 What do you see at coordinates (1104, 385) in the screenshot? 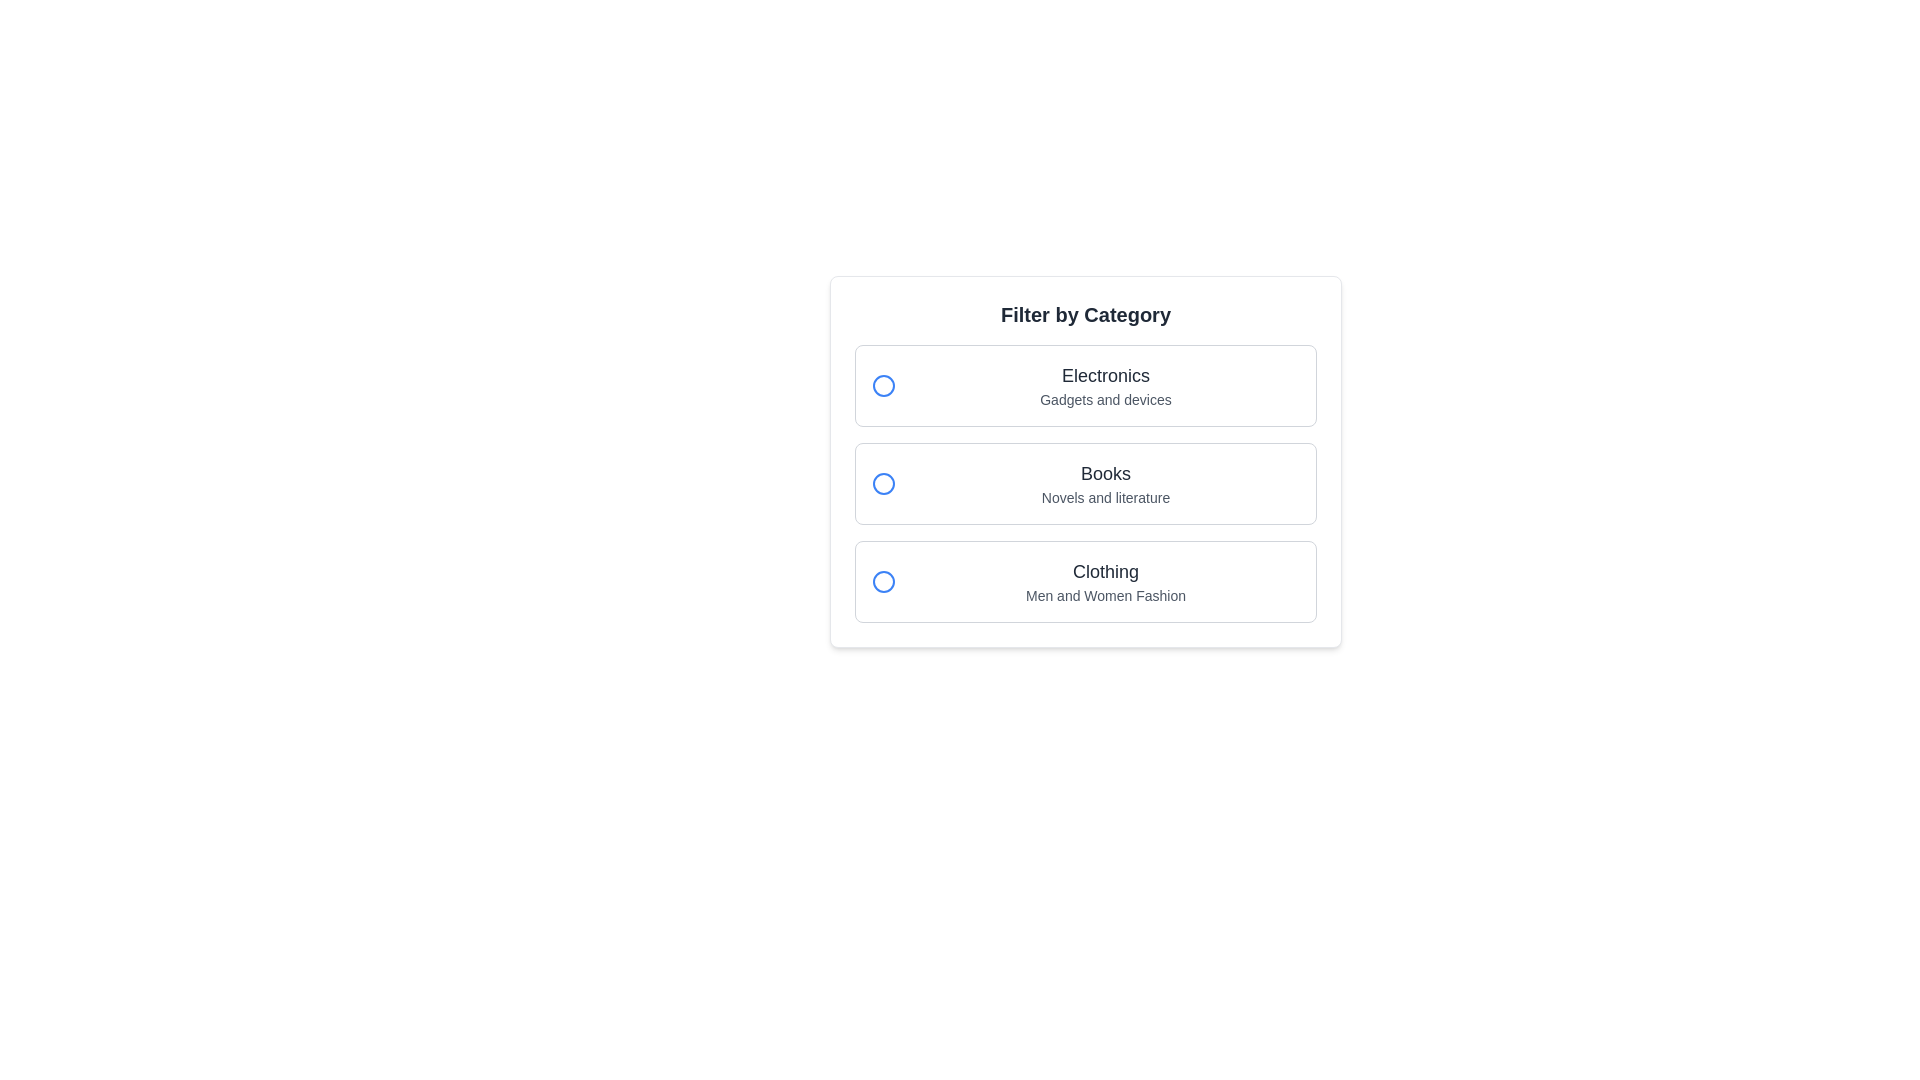
I see `text information from the 'Electronics' category title element, which displays 'Electronics' in bold and 'Gadgets and devices' in a smaller, grayed-out font, located within the topmost list item of a vertical category selection interface` at bounding box center [1104, 385].